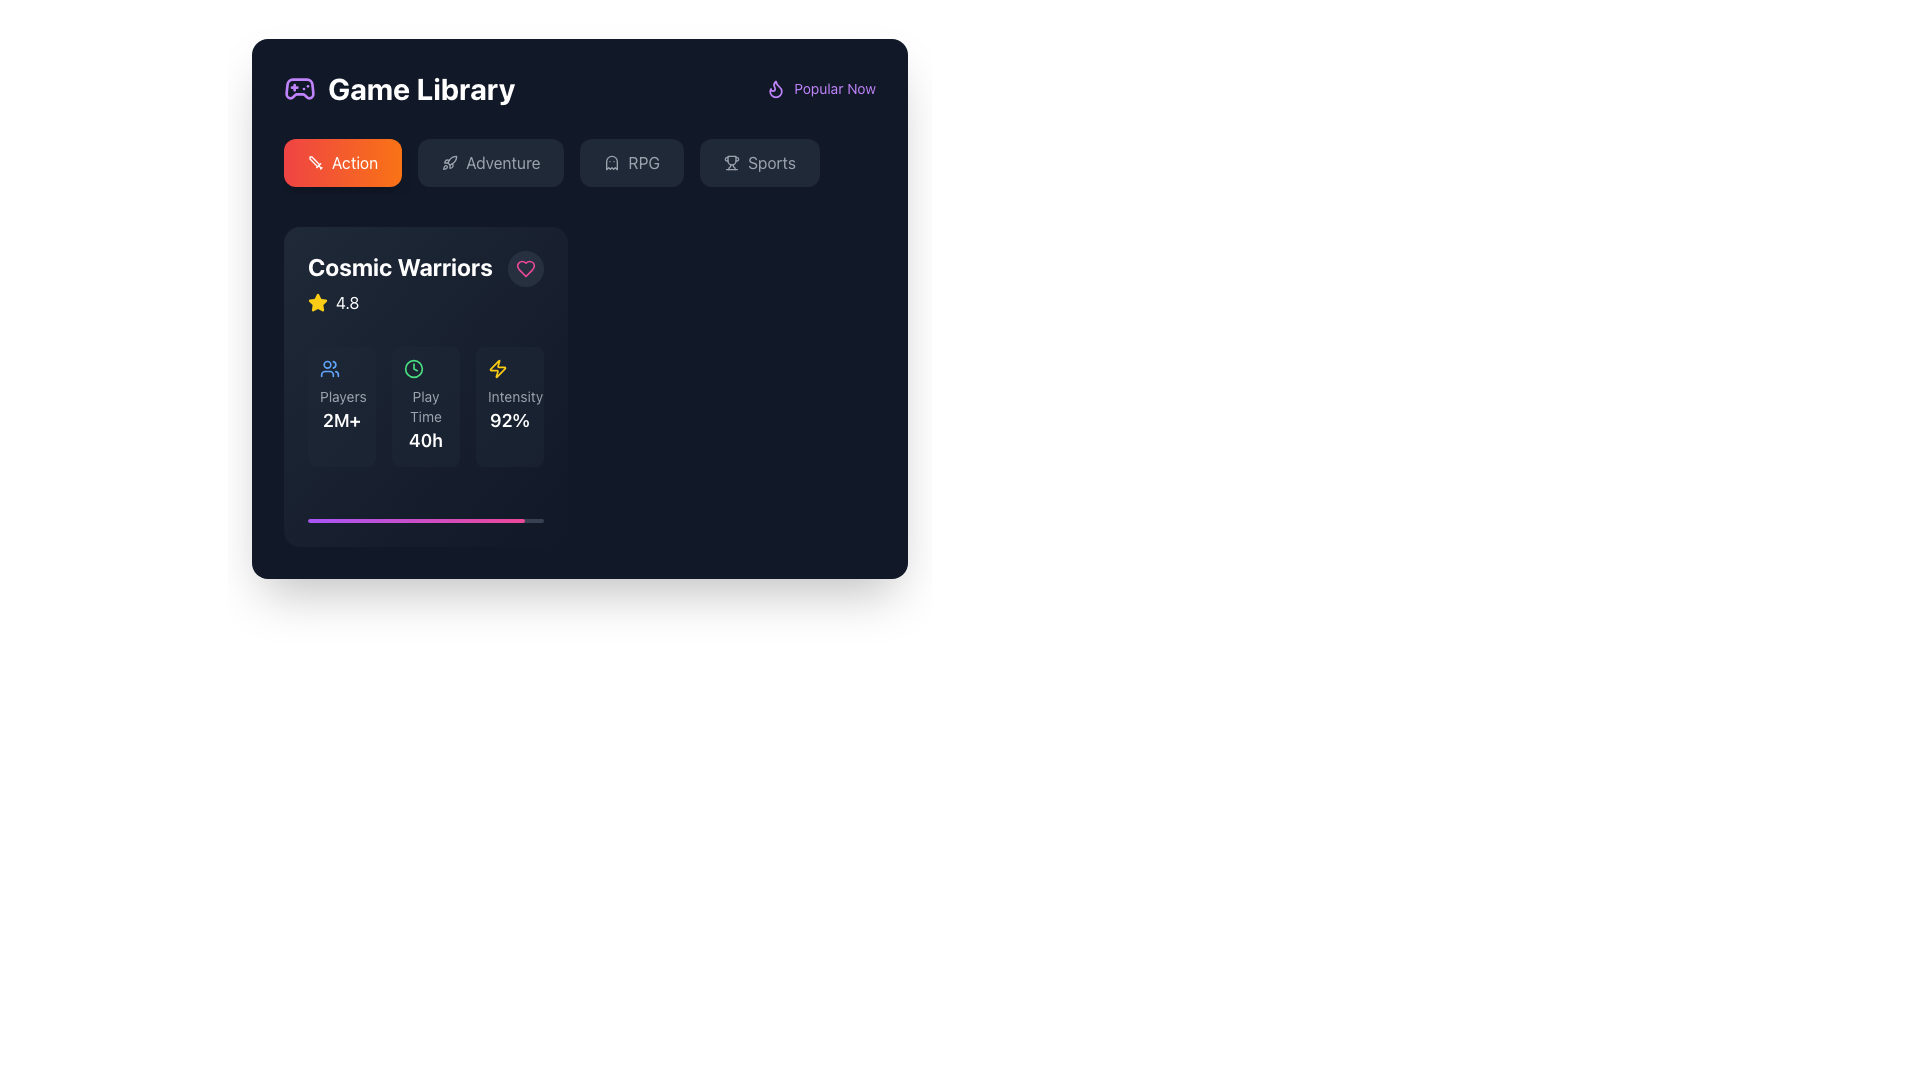  I want to click on rating value displayed by the star symbol and numerical value for the item 'Cosmic Warriors', located at the top-left of the rating and stats row, so click(400, 303).